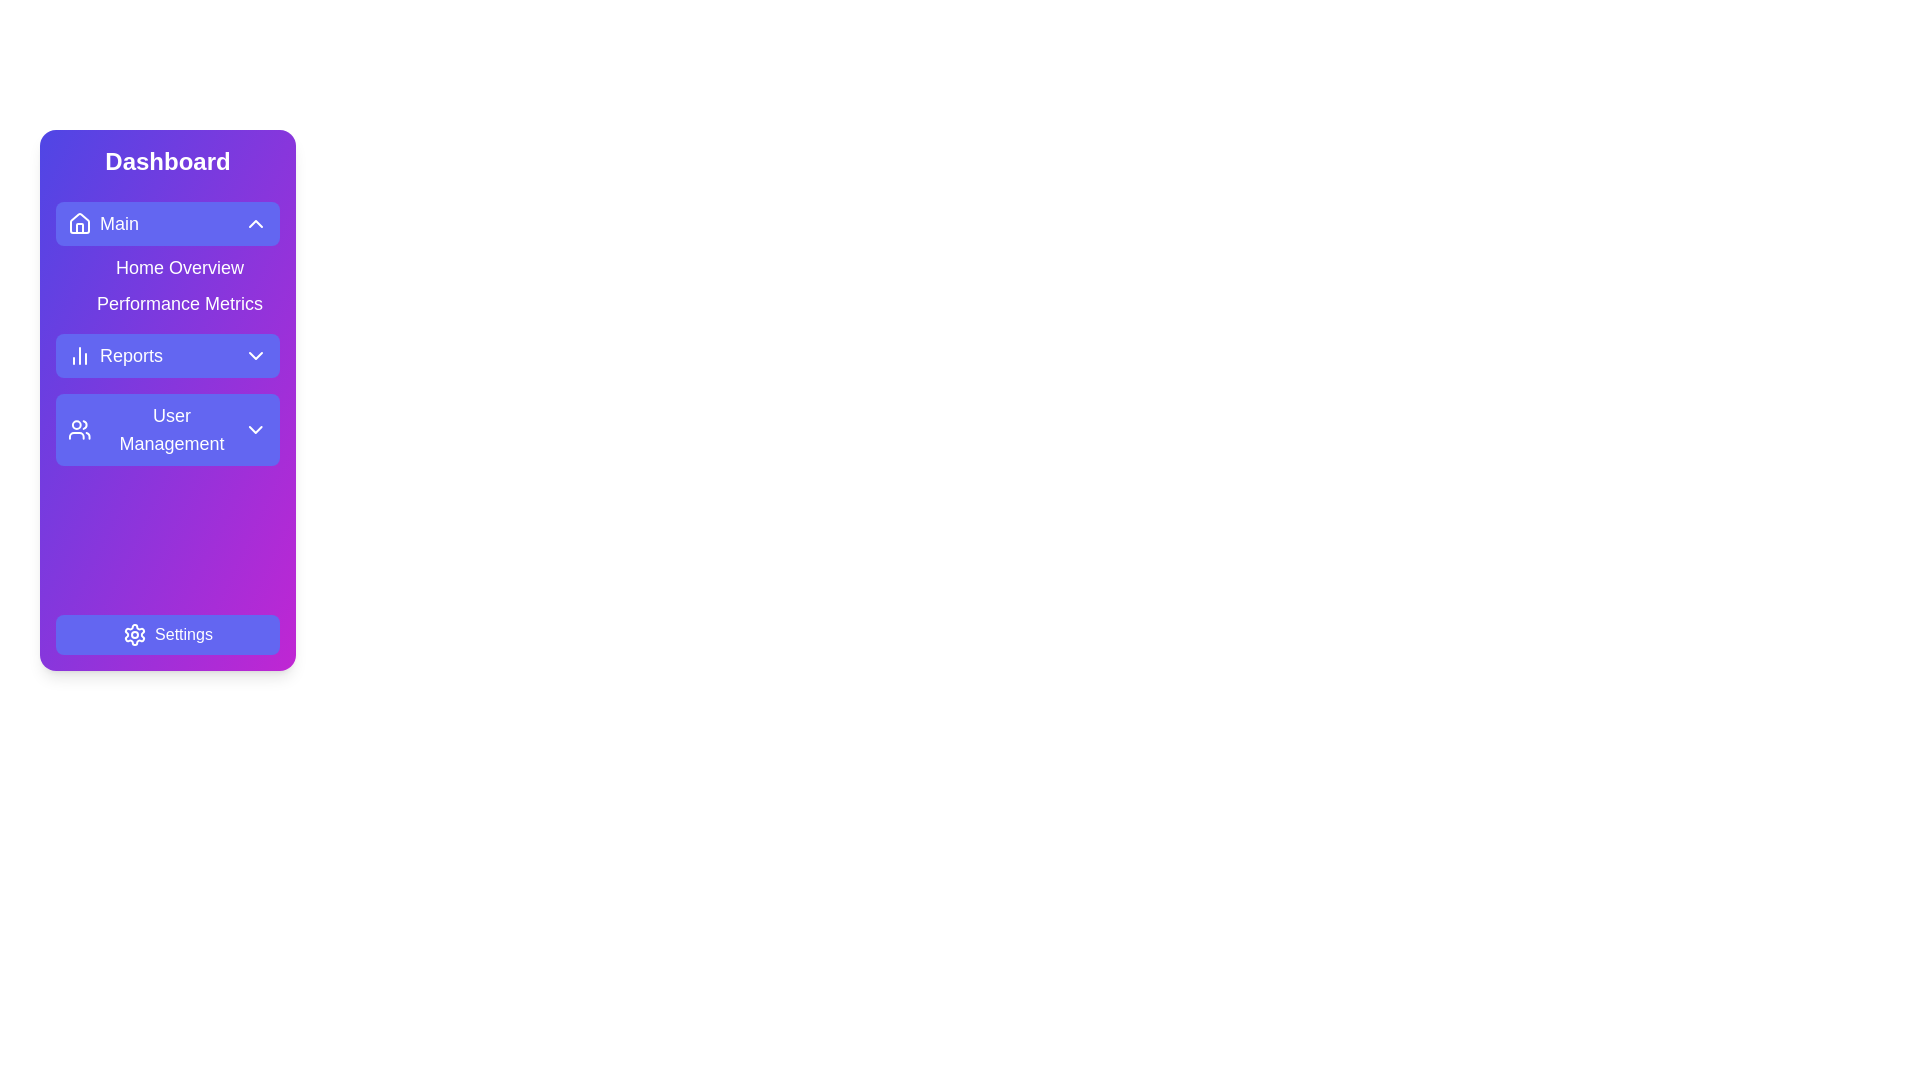  I want to click on the 'User Management' navigation menu item located in the sidebar, which is the fourth option in the list, so click(155, 428).